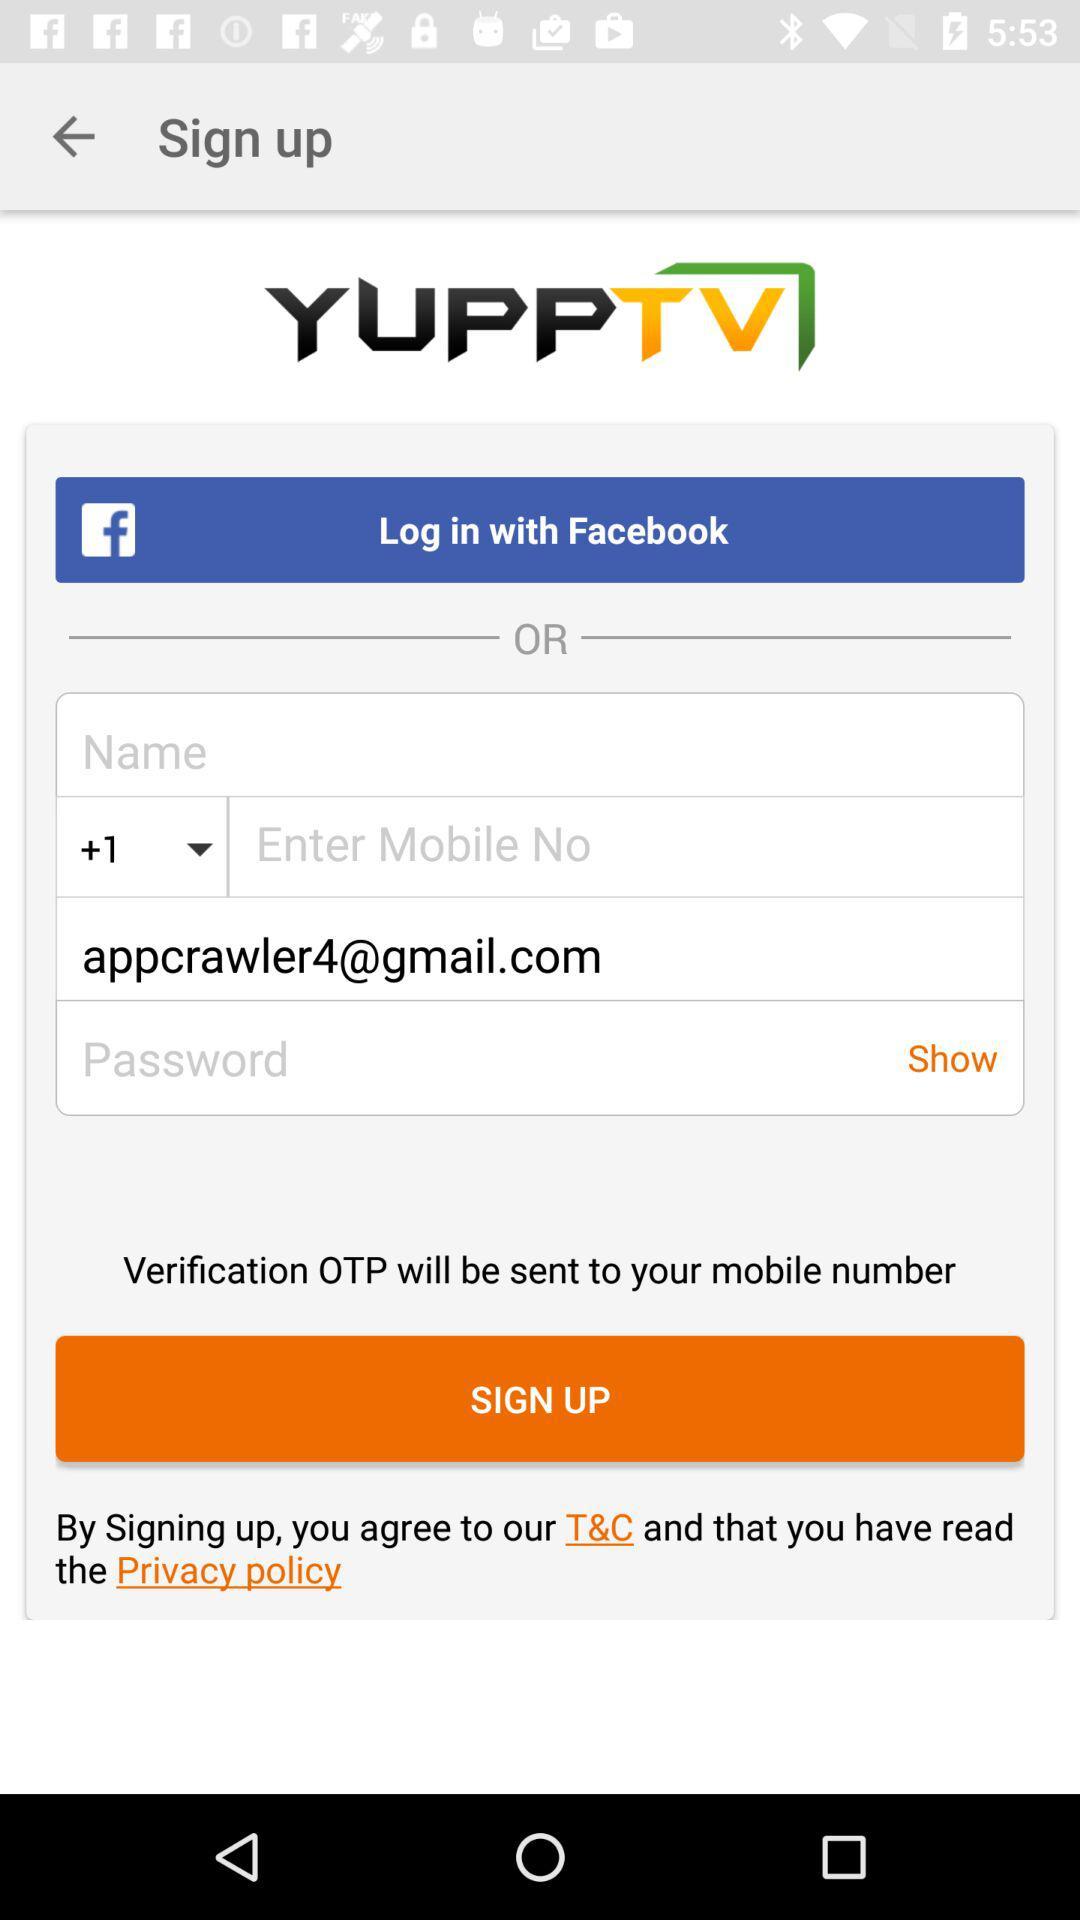 The image size is (1080, 1920). I want to click on password, so click(468, 1056).